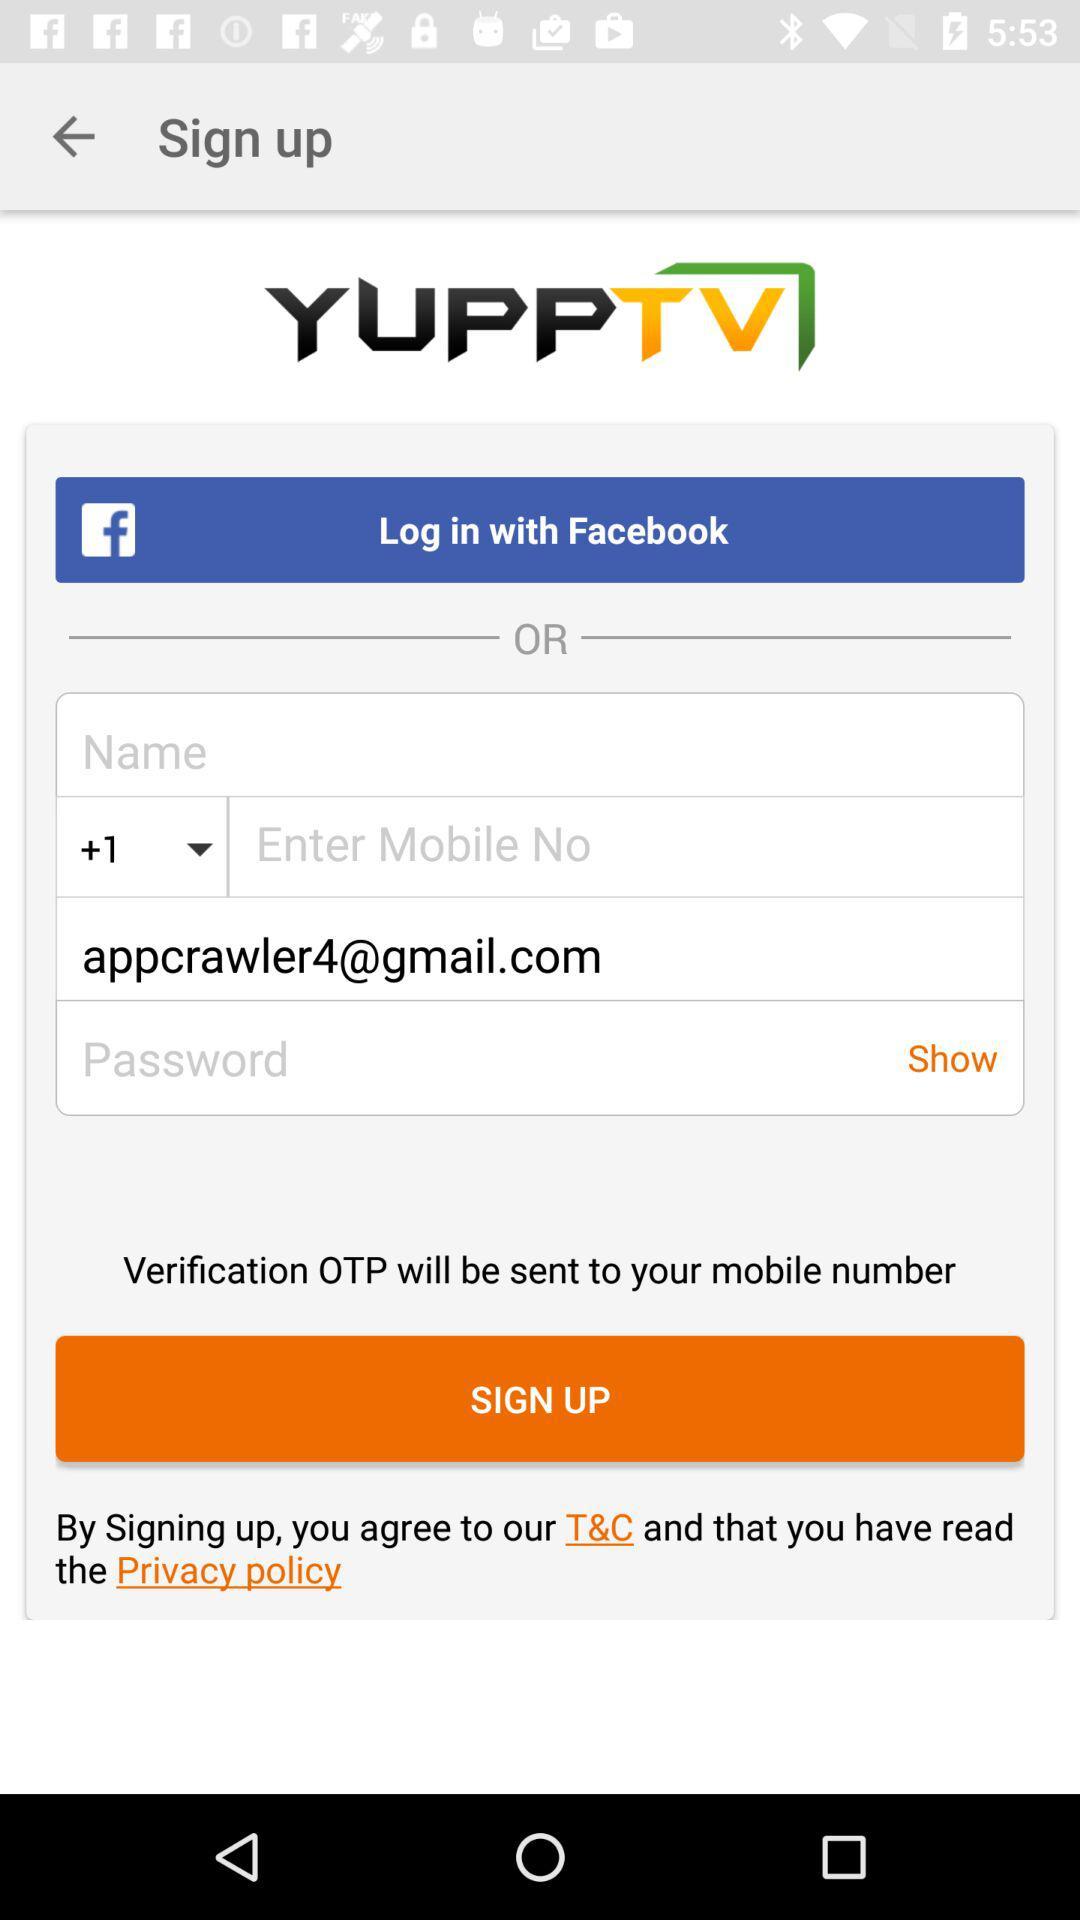 The image size is (1080, 1920). I want to click on password, so click(468, 1056).